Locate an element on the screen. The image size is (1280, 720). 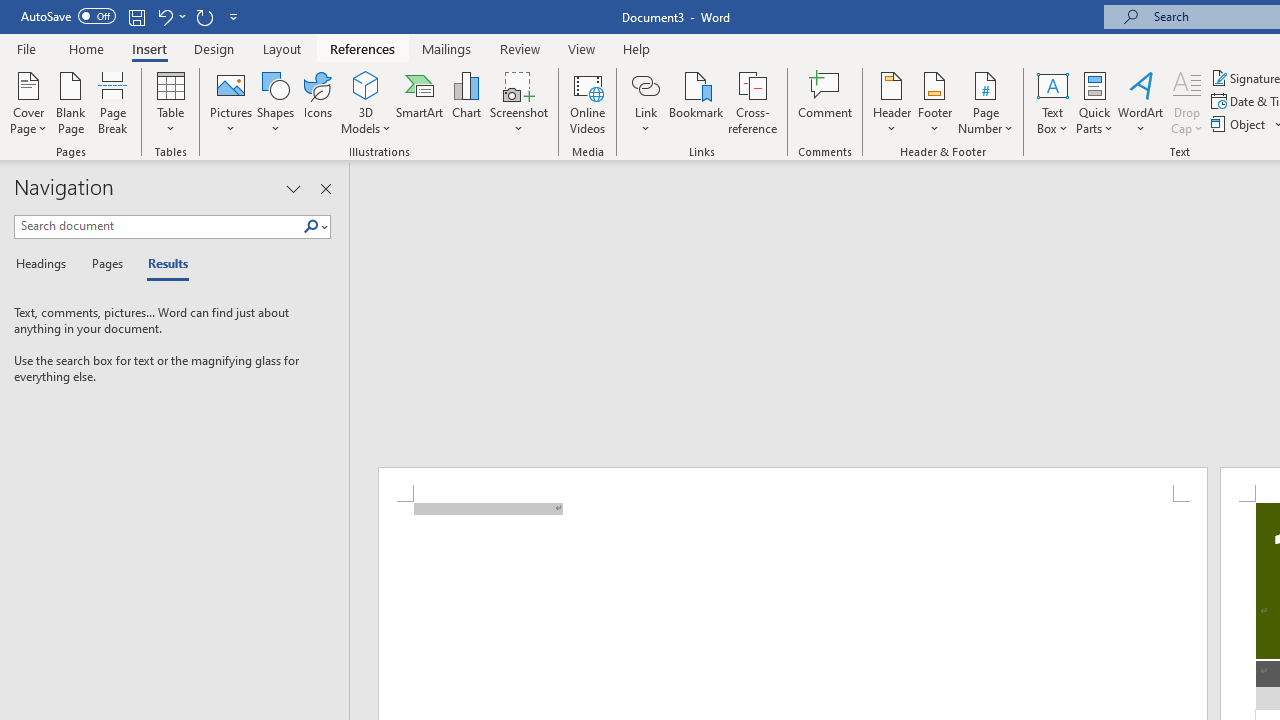
'SmartArt...' is located at coordinates (418, 103).